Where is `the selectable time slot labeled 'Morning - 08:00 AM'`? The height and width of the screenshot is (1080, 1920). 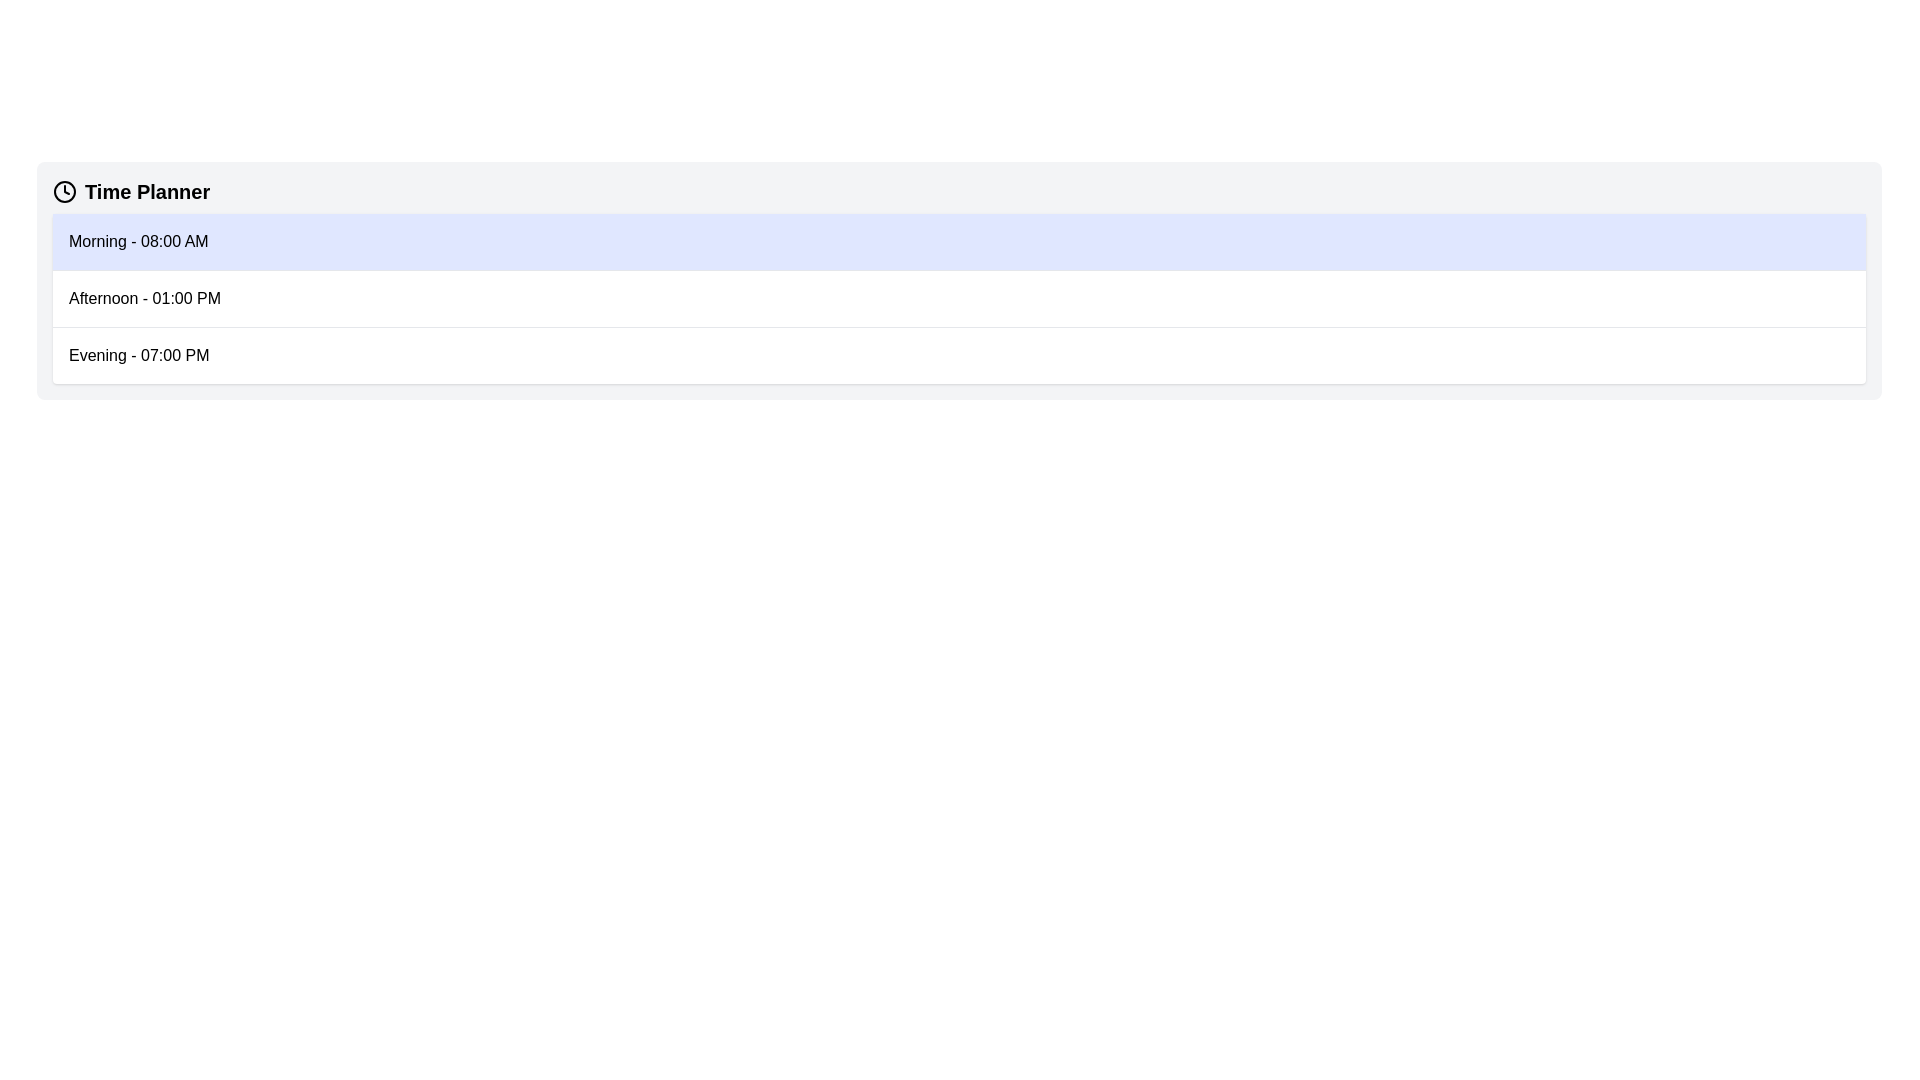
the selectable time slot labeled 'Morning - 08:00 AM' is located at coordinates (958, 241).